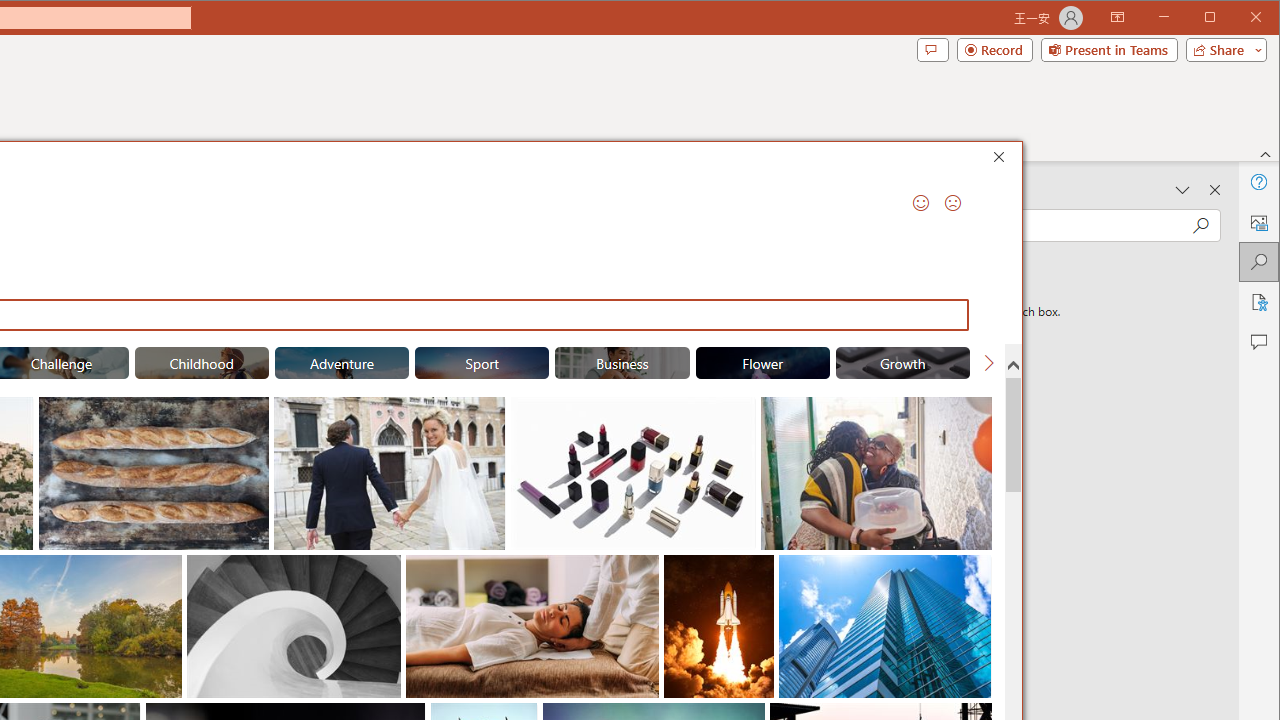 The height and width of the screenshot is (720, 1280). What do you see at coordinates (1257, 222) in the screenshot?
I see `'Alt Text'` at bounding box center [1257, 222].